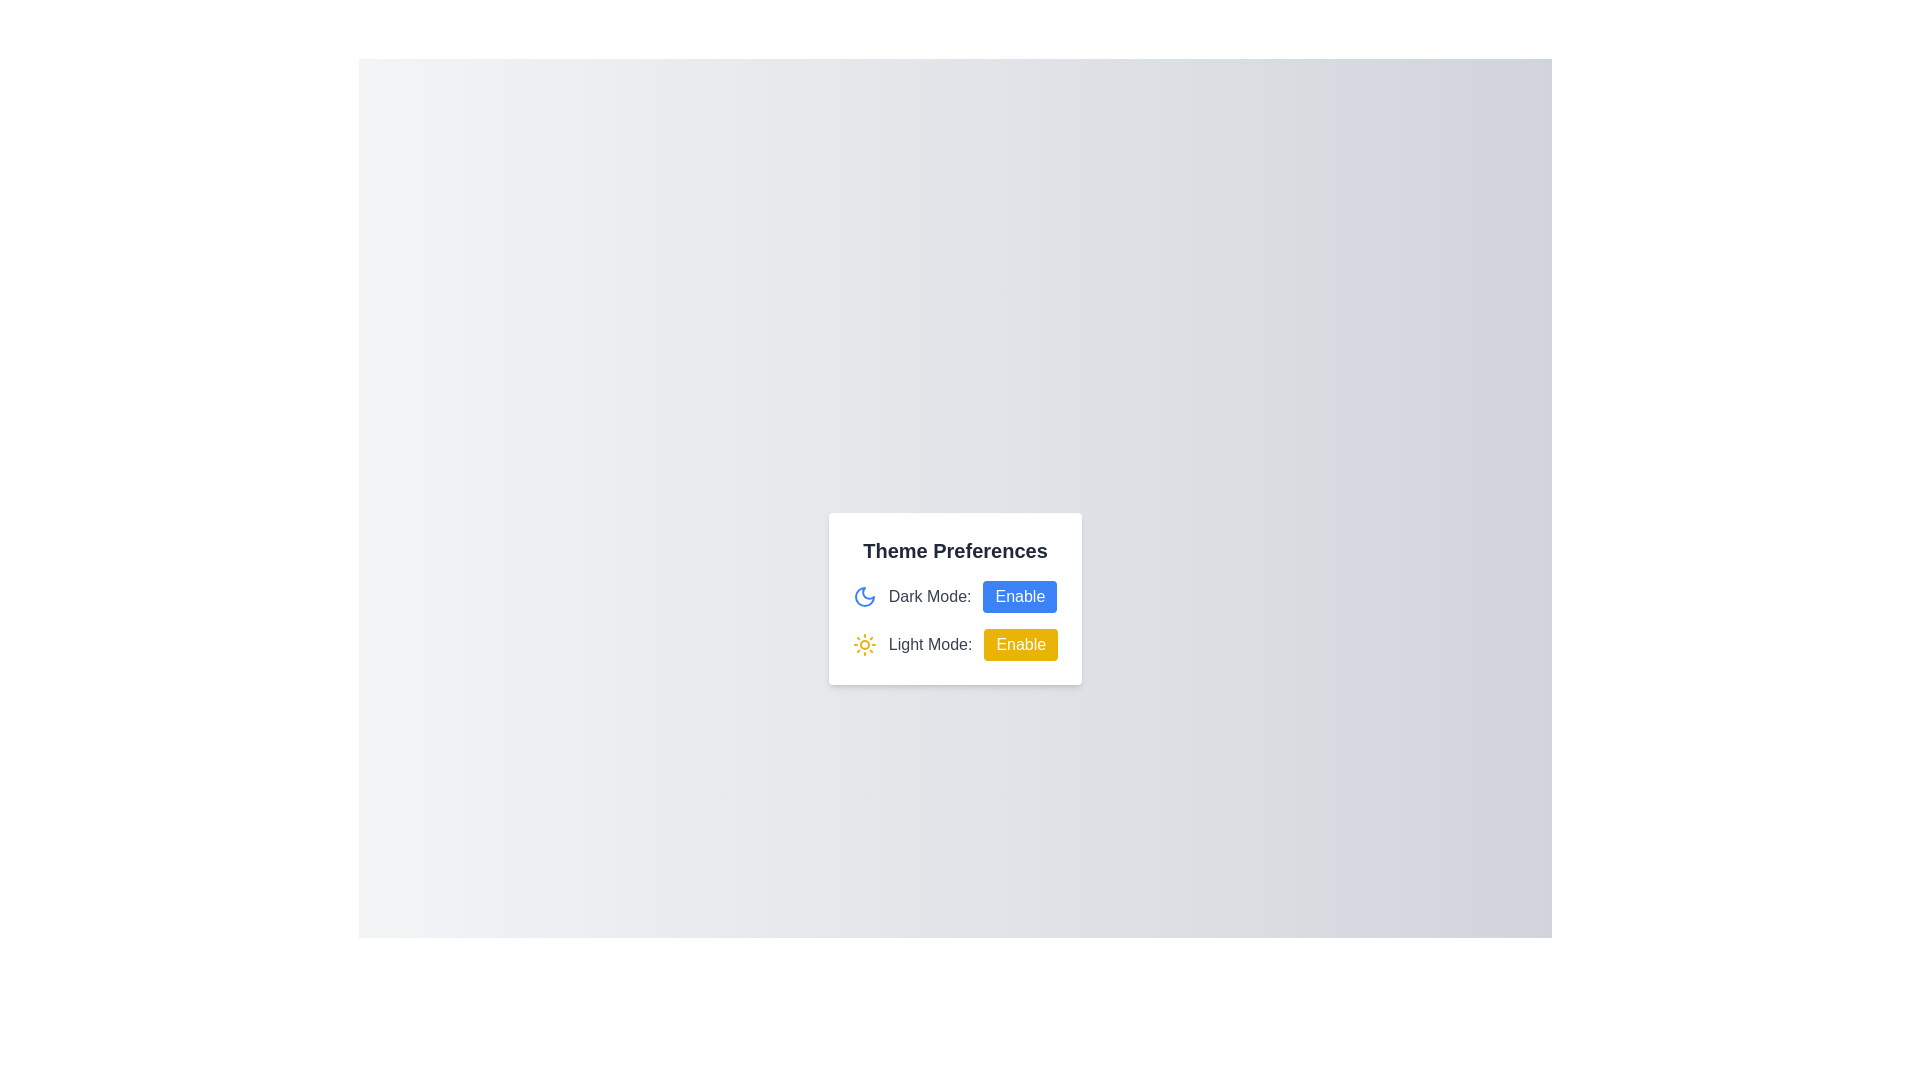  I want to click on the 'Light Mode:' label, which is a medium gray text label aligned left in the light theme settings, located to the left of the 'Enable' button, so click(929, 644).